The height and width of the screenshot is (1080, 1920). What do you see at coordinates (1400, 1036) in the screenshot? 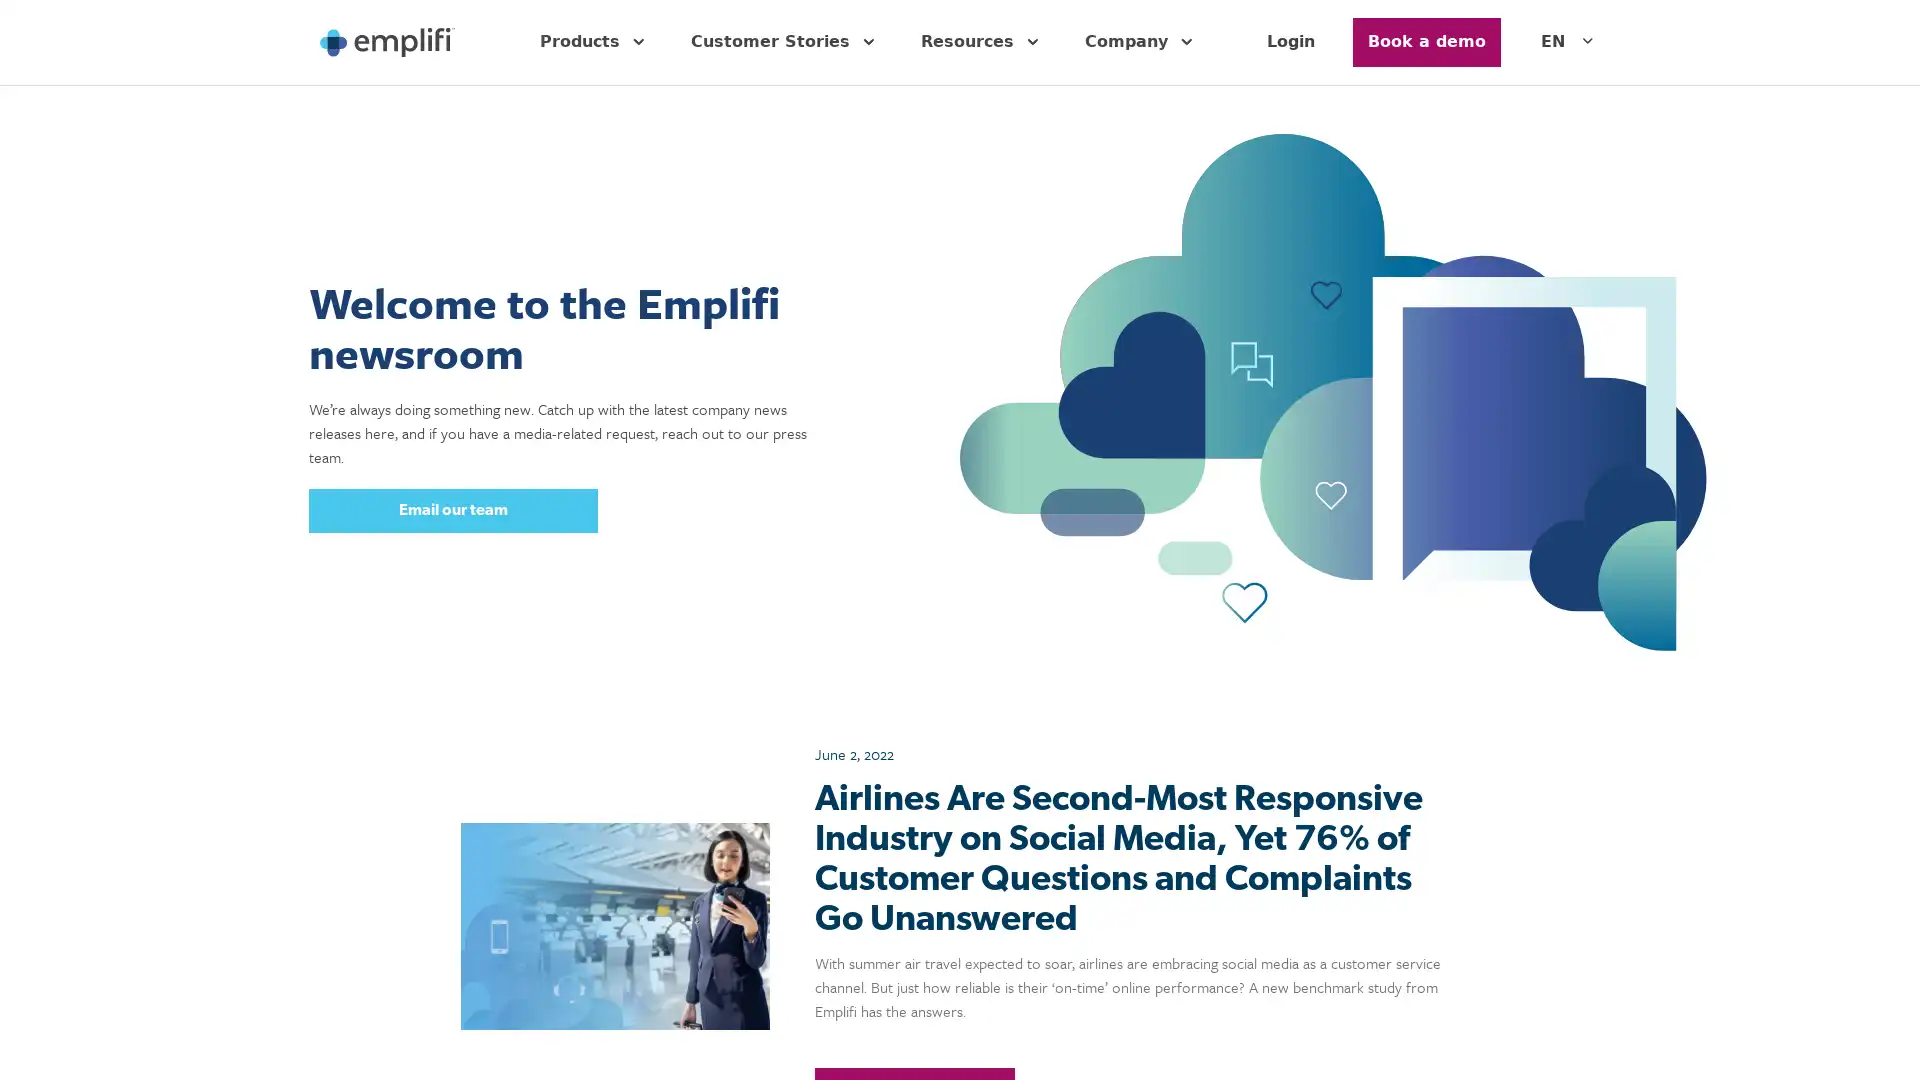
I see `Do Not Sell My Personal Information` at bounding box center [1400, 1036].